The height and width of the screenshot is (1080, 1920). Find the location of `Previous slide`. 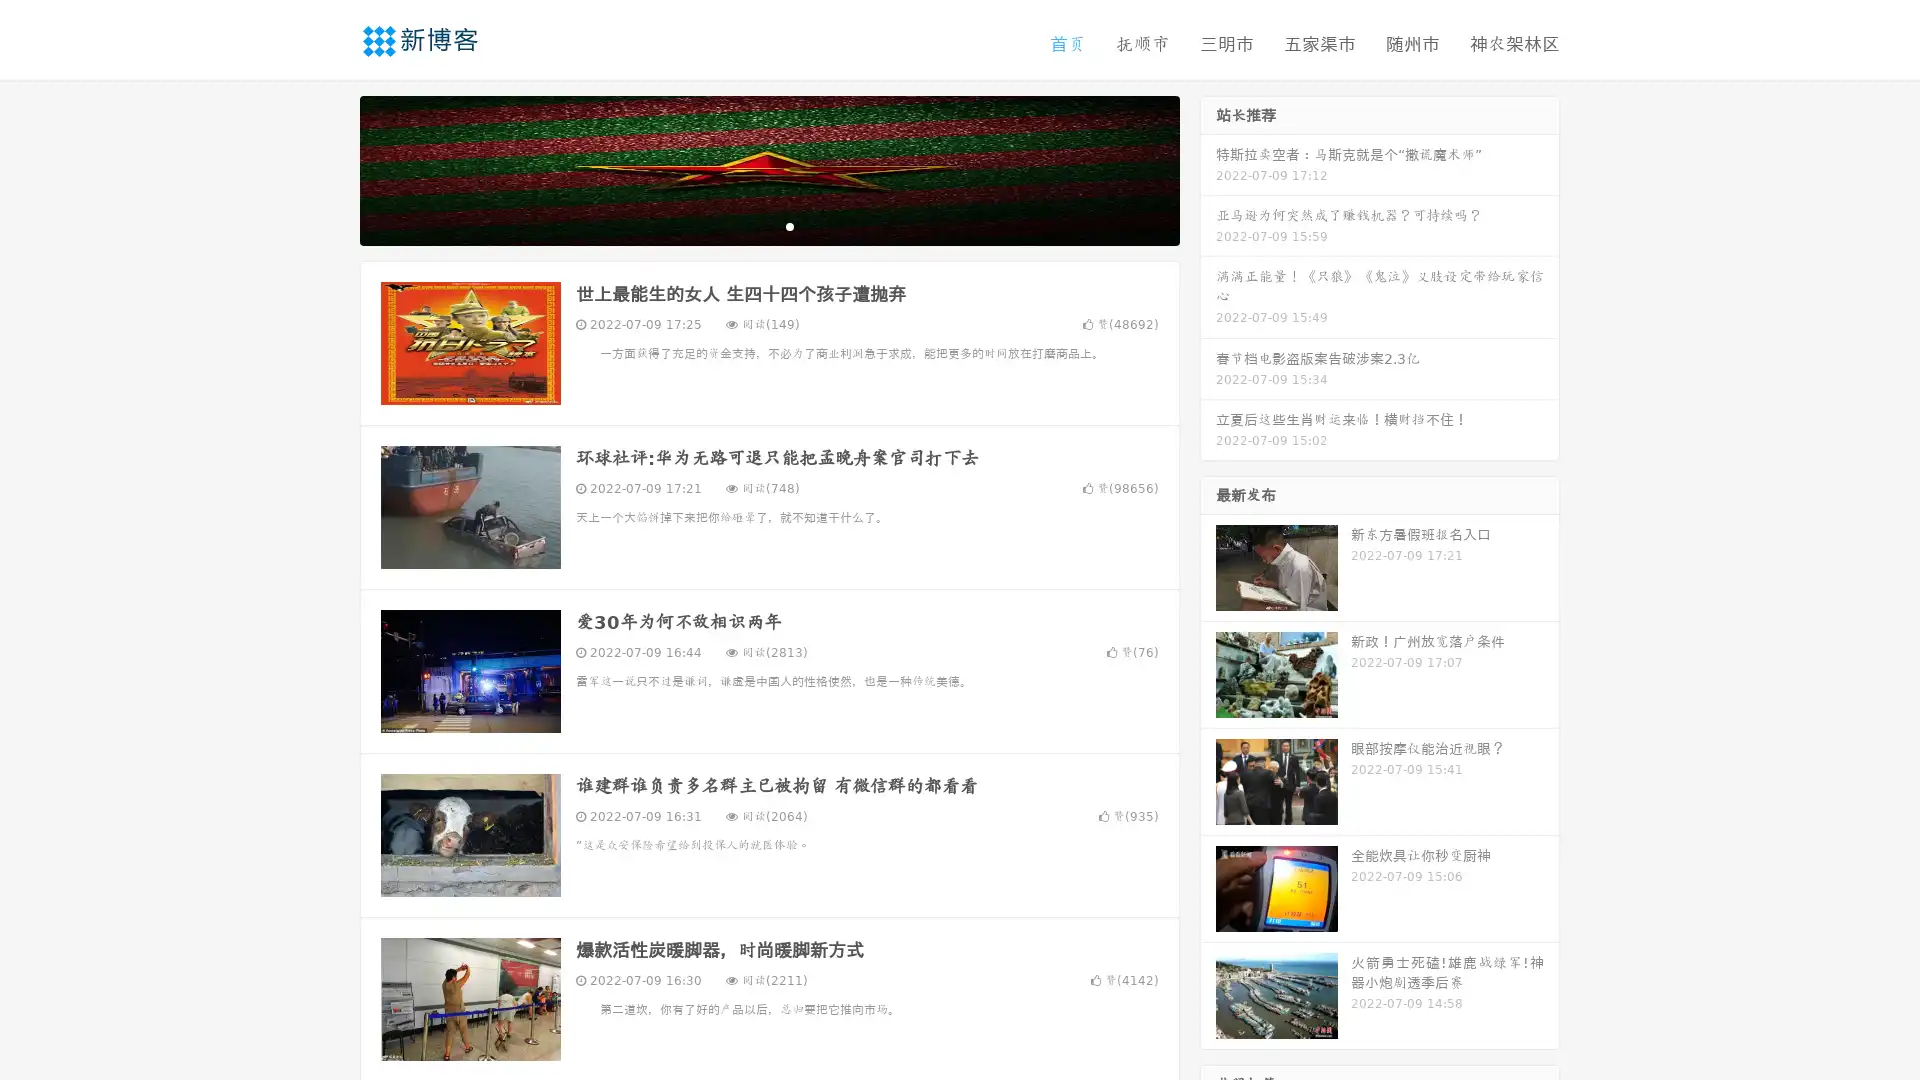

Previous slide is located at coordinates (330, 168).